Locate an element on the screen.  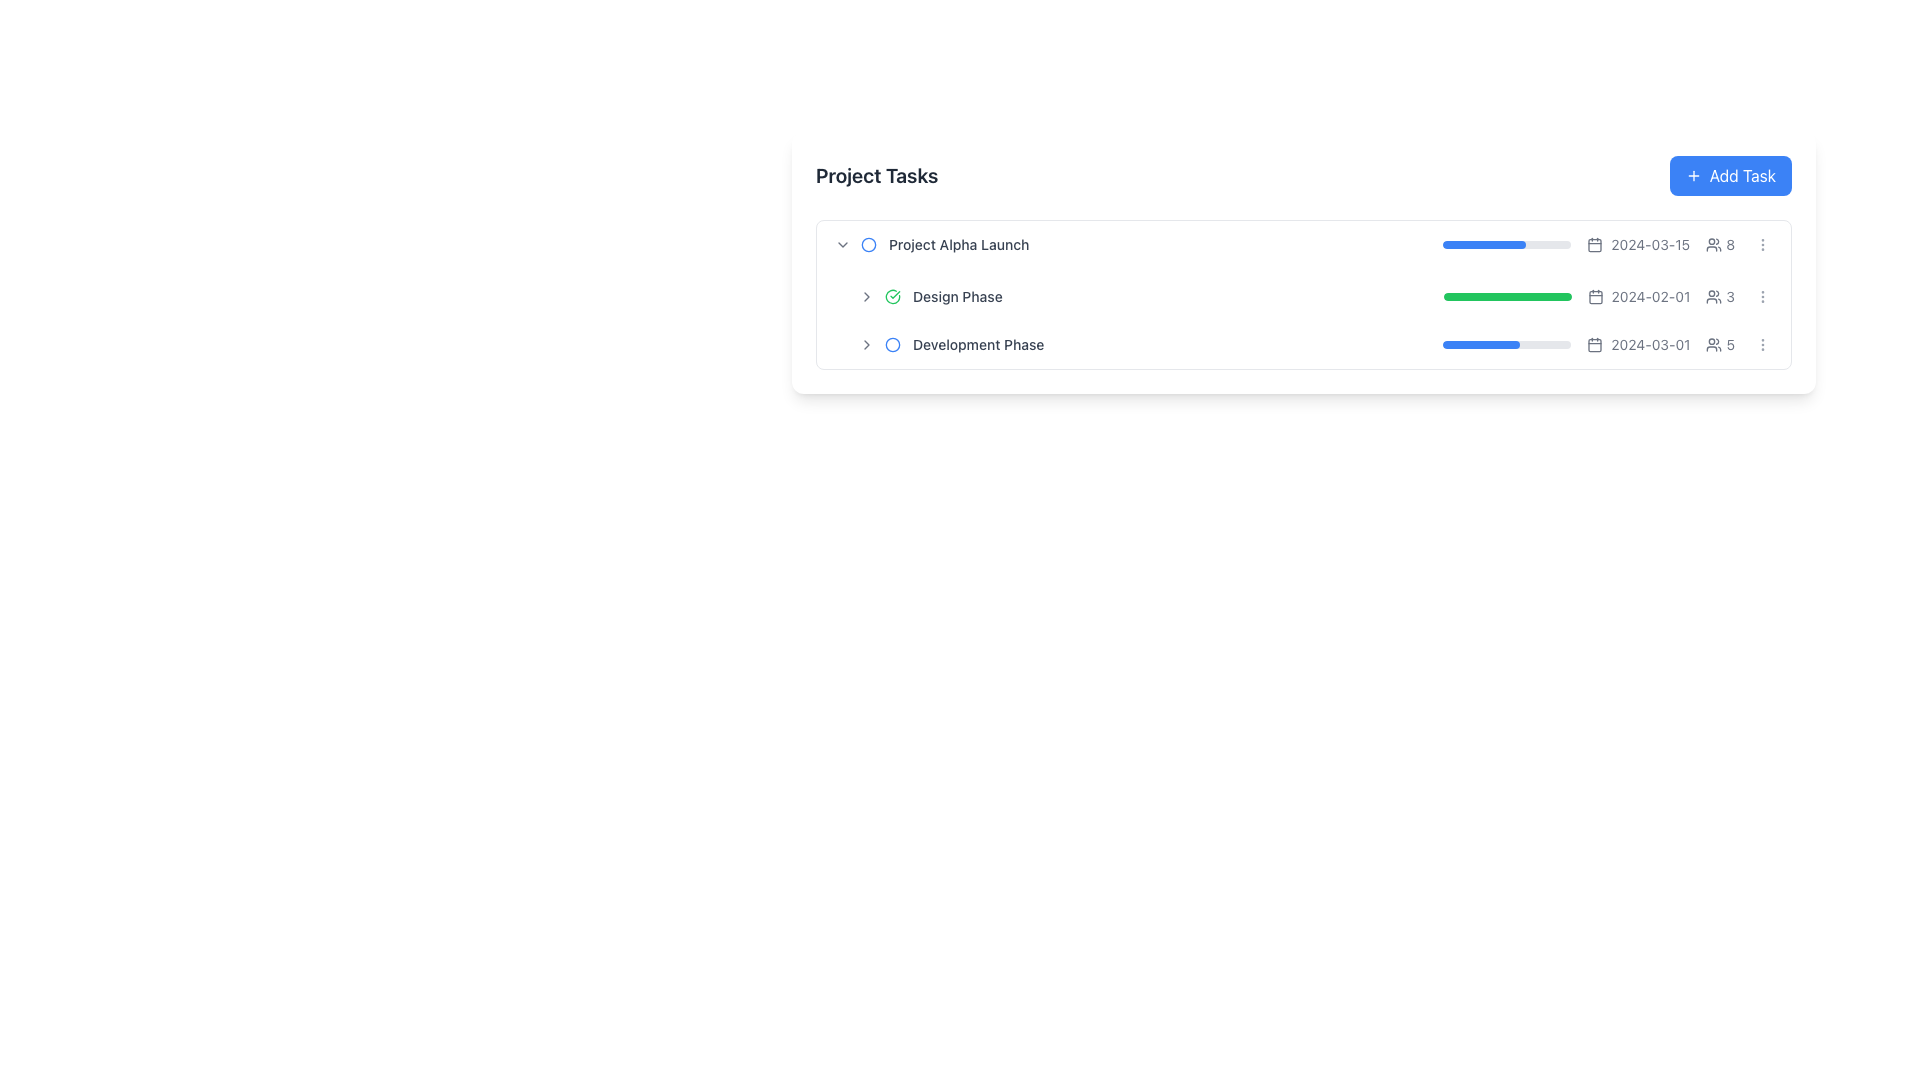
progress level is located at coordinates (1516, 297).